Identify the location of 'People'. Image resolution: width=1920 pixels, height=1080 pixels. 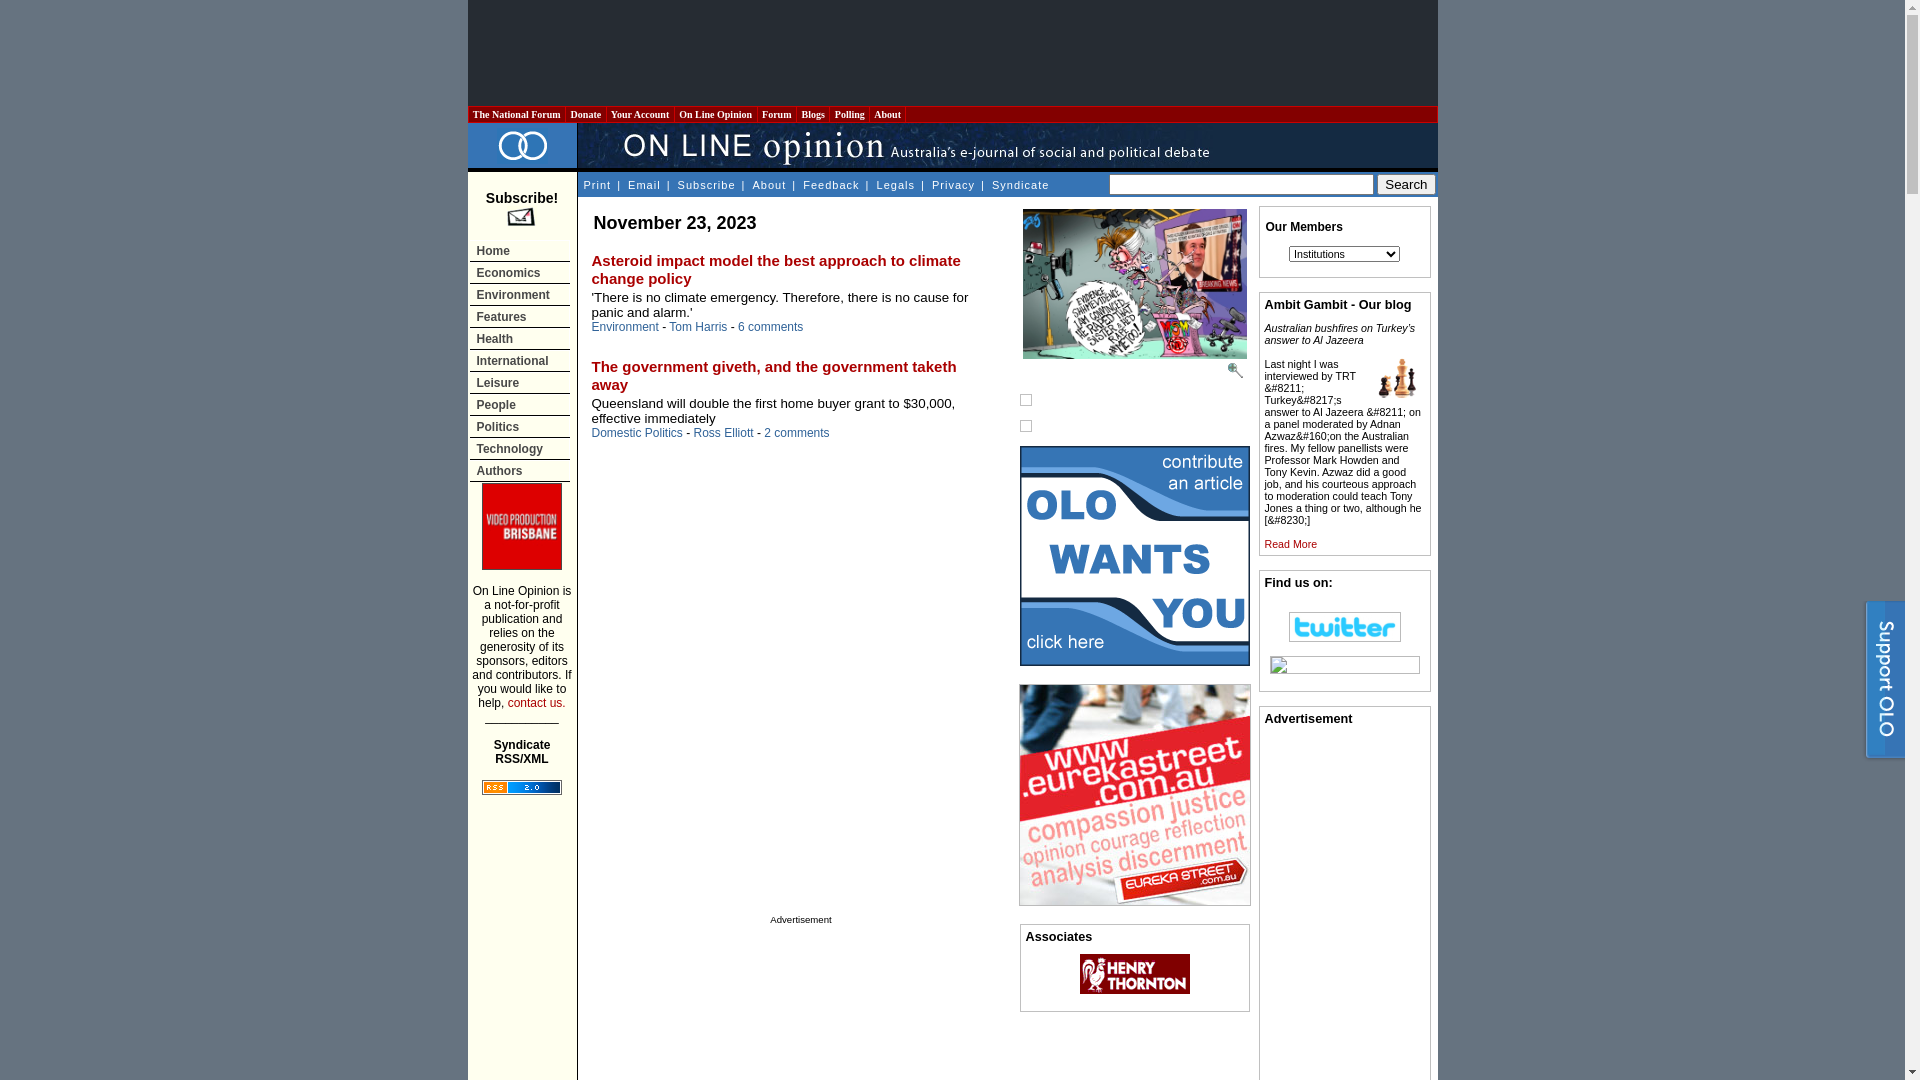
(519, 404).